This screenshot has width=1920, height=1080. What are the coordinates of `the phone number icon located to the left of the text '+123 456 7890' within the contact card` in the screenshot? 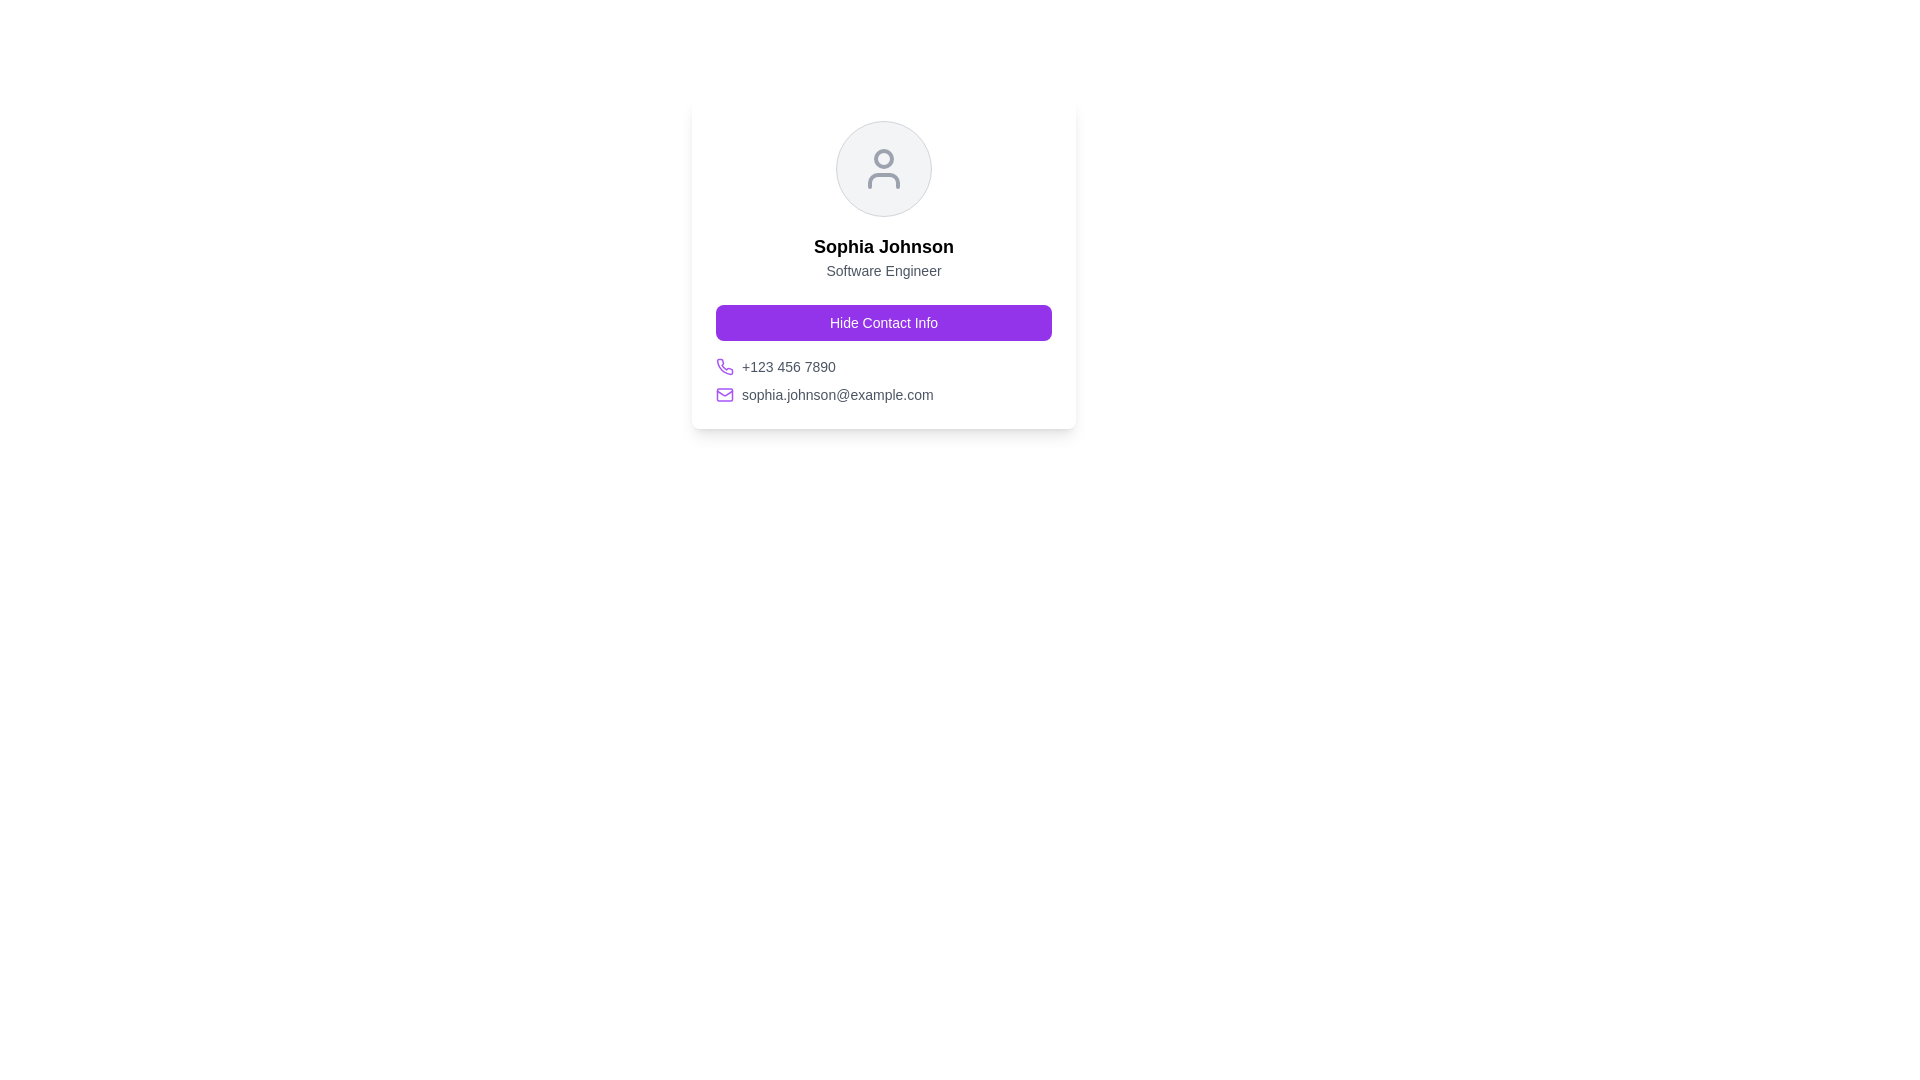 It's located at (723, 366).